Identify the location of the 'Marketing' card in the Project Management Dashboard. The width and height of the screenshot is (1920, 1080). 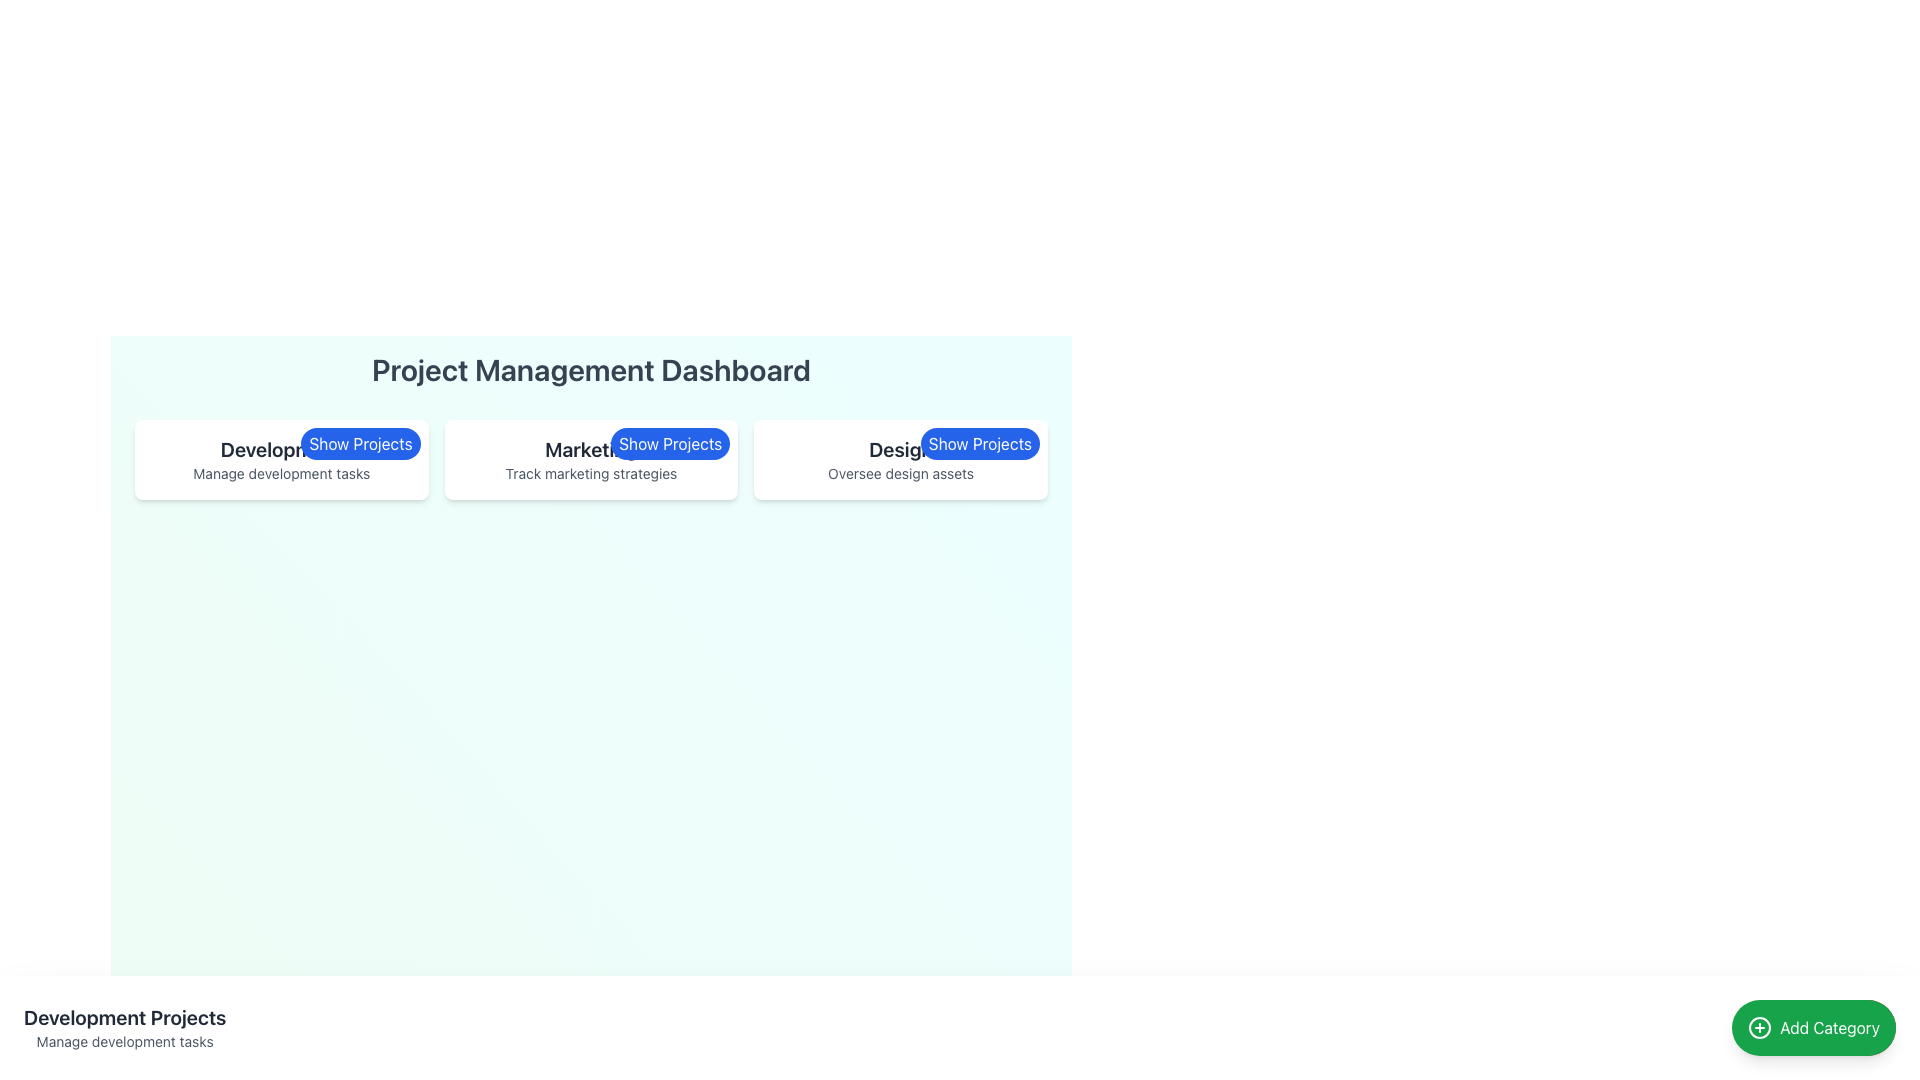
(590, 459).